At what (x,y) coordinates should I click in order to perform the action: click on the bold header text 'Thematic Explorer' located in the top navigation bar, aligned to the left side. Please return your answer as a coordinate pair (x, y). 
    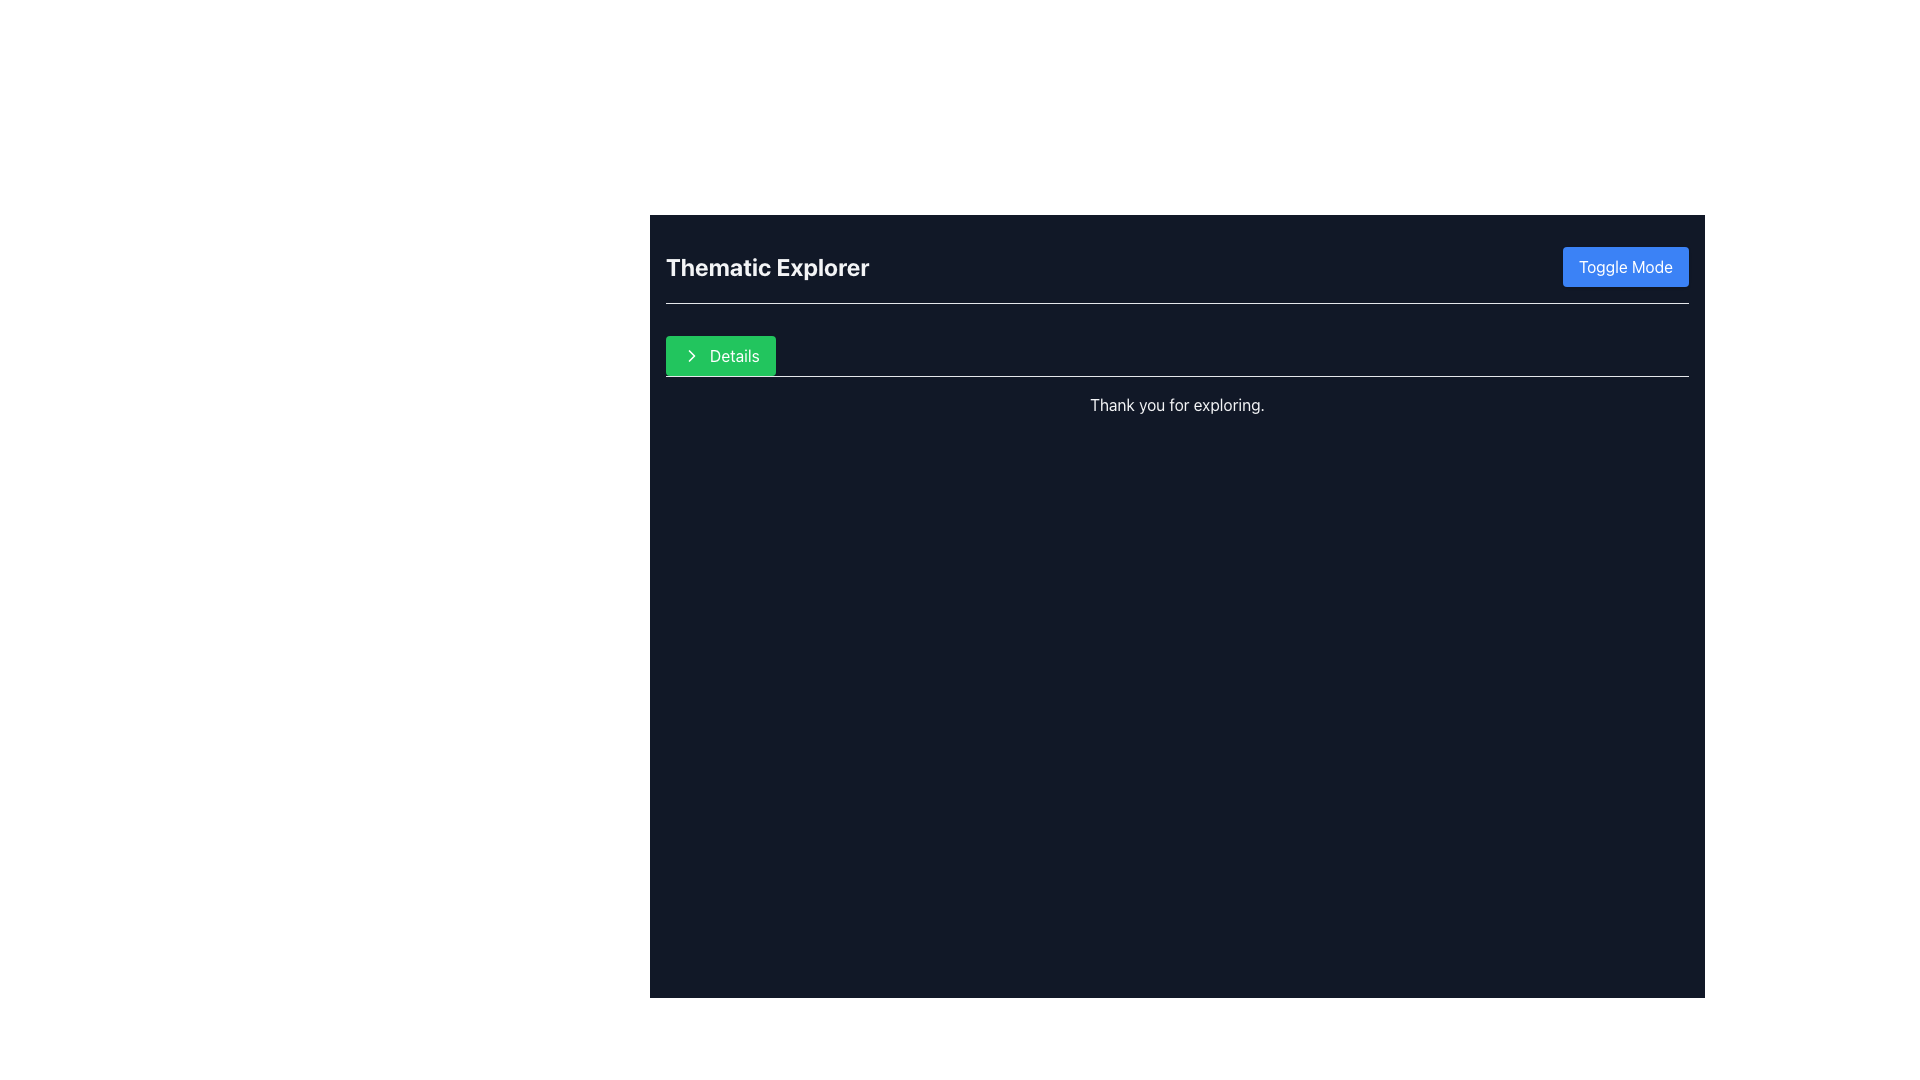
    Looking at the image, I should click on (766, 265).